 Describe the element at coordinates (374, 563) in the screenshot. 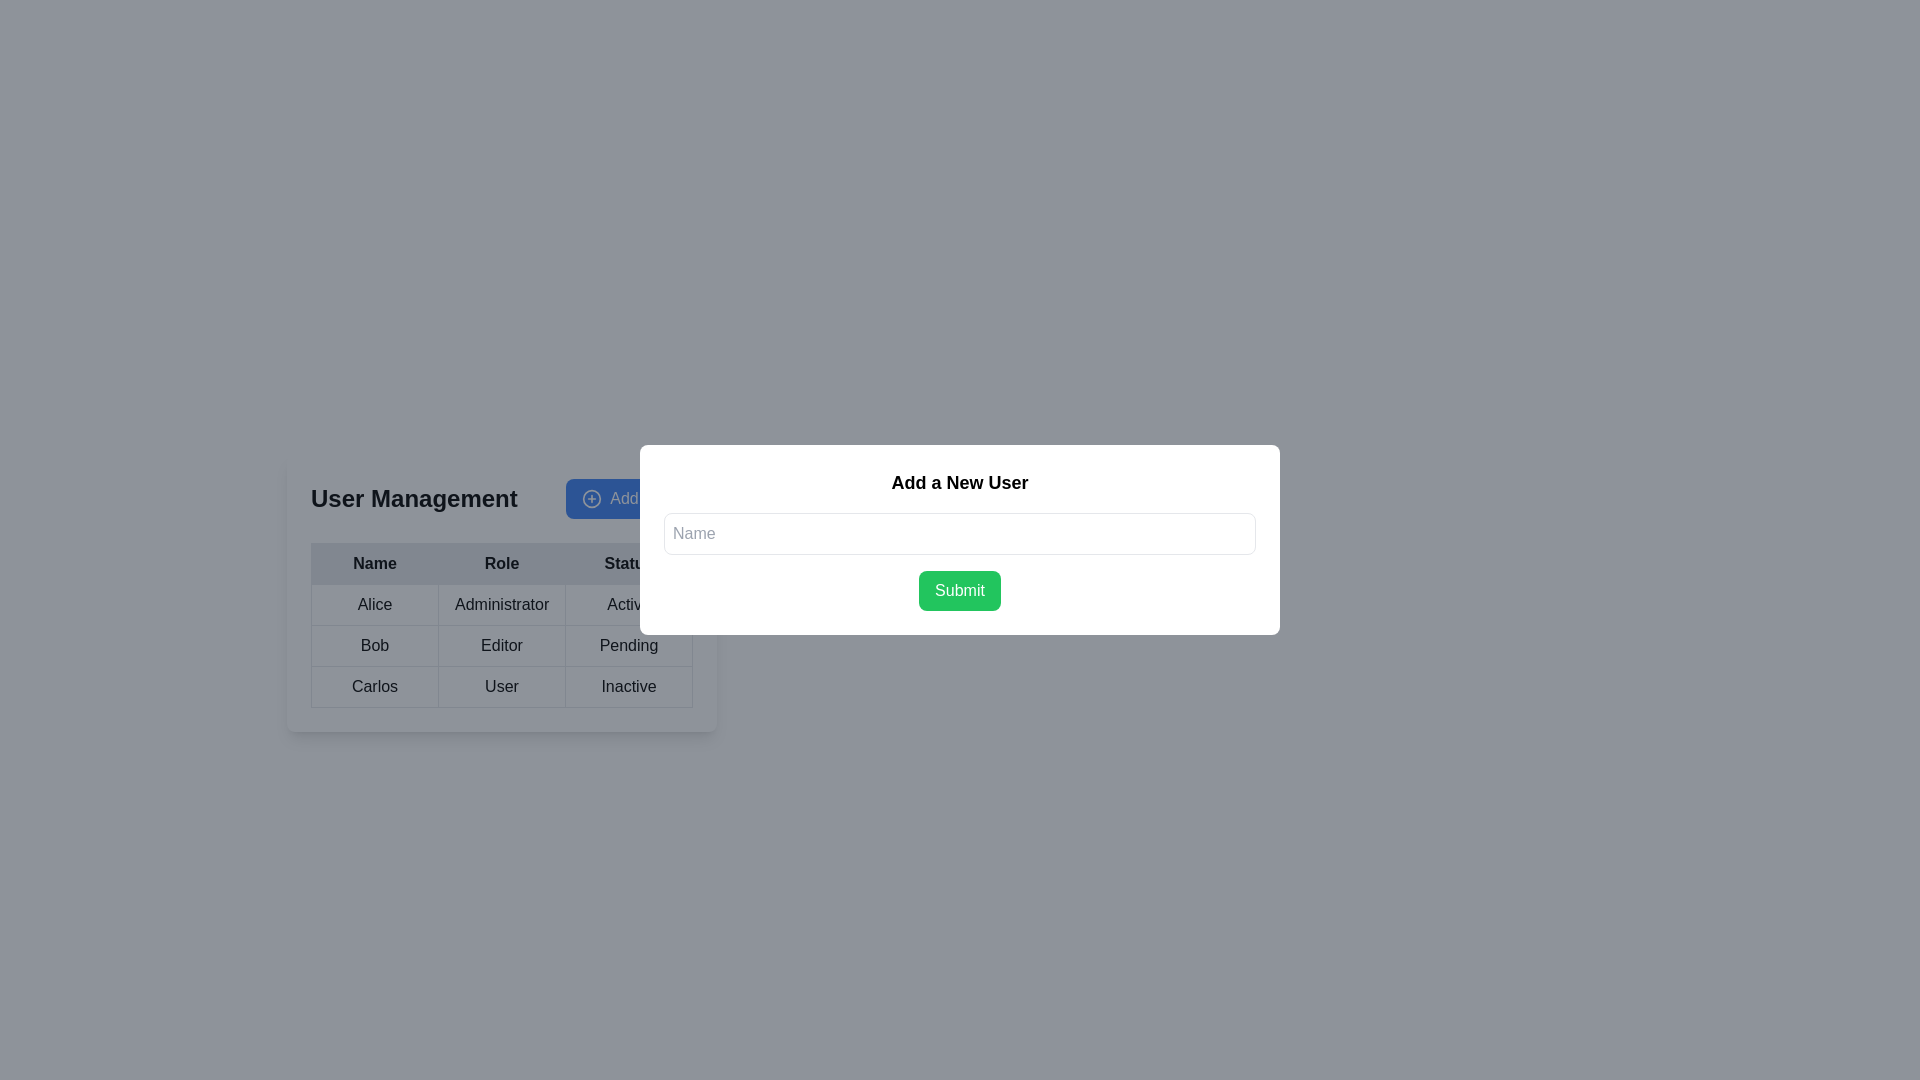

I see `the 'Name' text label in the table header` at that location.